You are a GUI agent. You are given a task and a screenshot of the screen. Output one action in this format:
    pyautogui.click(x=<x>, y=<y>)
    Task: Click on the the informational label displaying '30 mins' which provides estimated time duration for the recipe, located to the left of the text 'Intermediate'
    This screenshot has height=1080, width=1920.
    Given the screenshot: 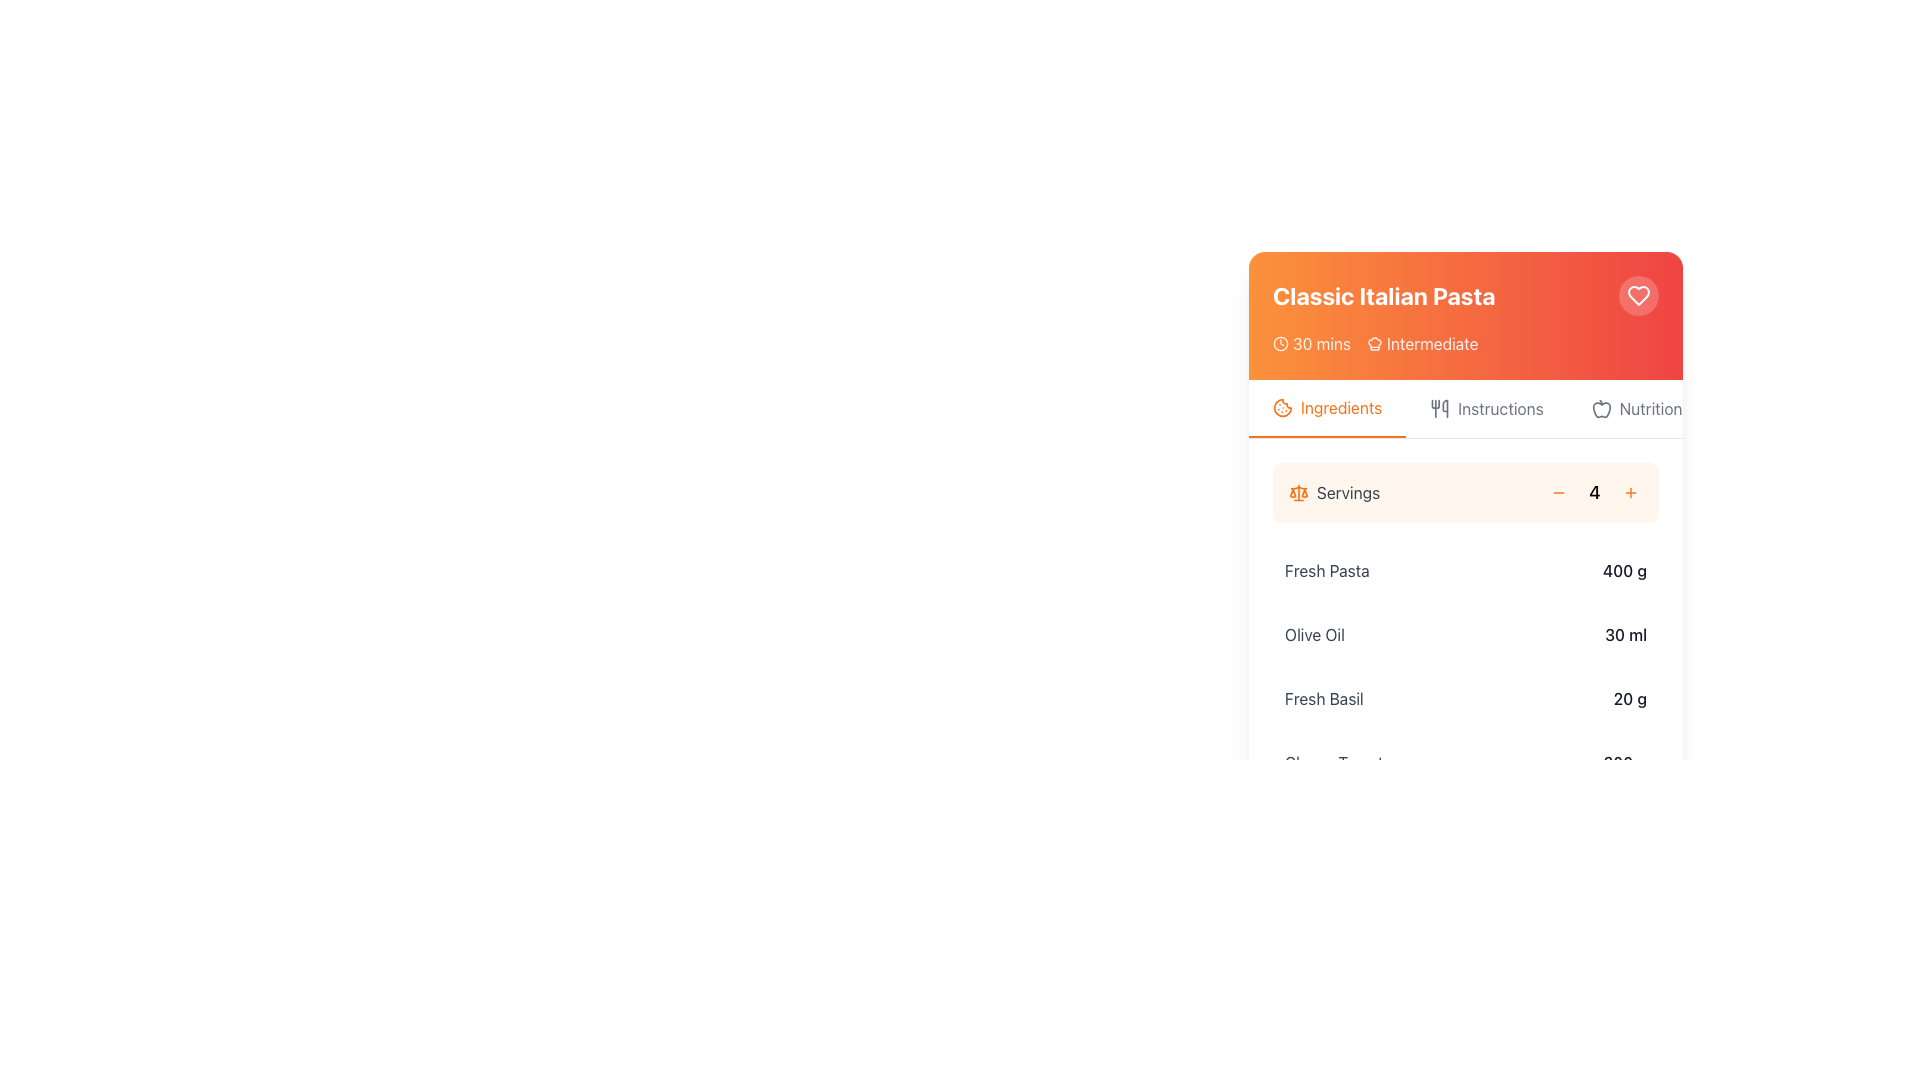 What is the action you would take?
    pyautogui.click(x=1311, y=342)
    